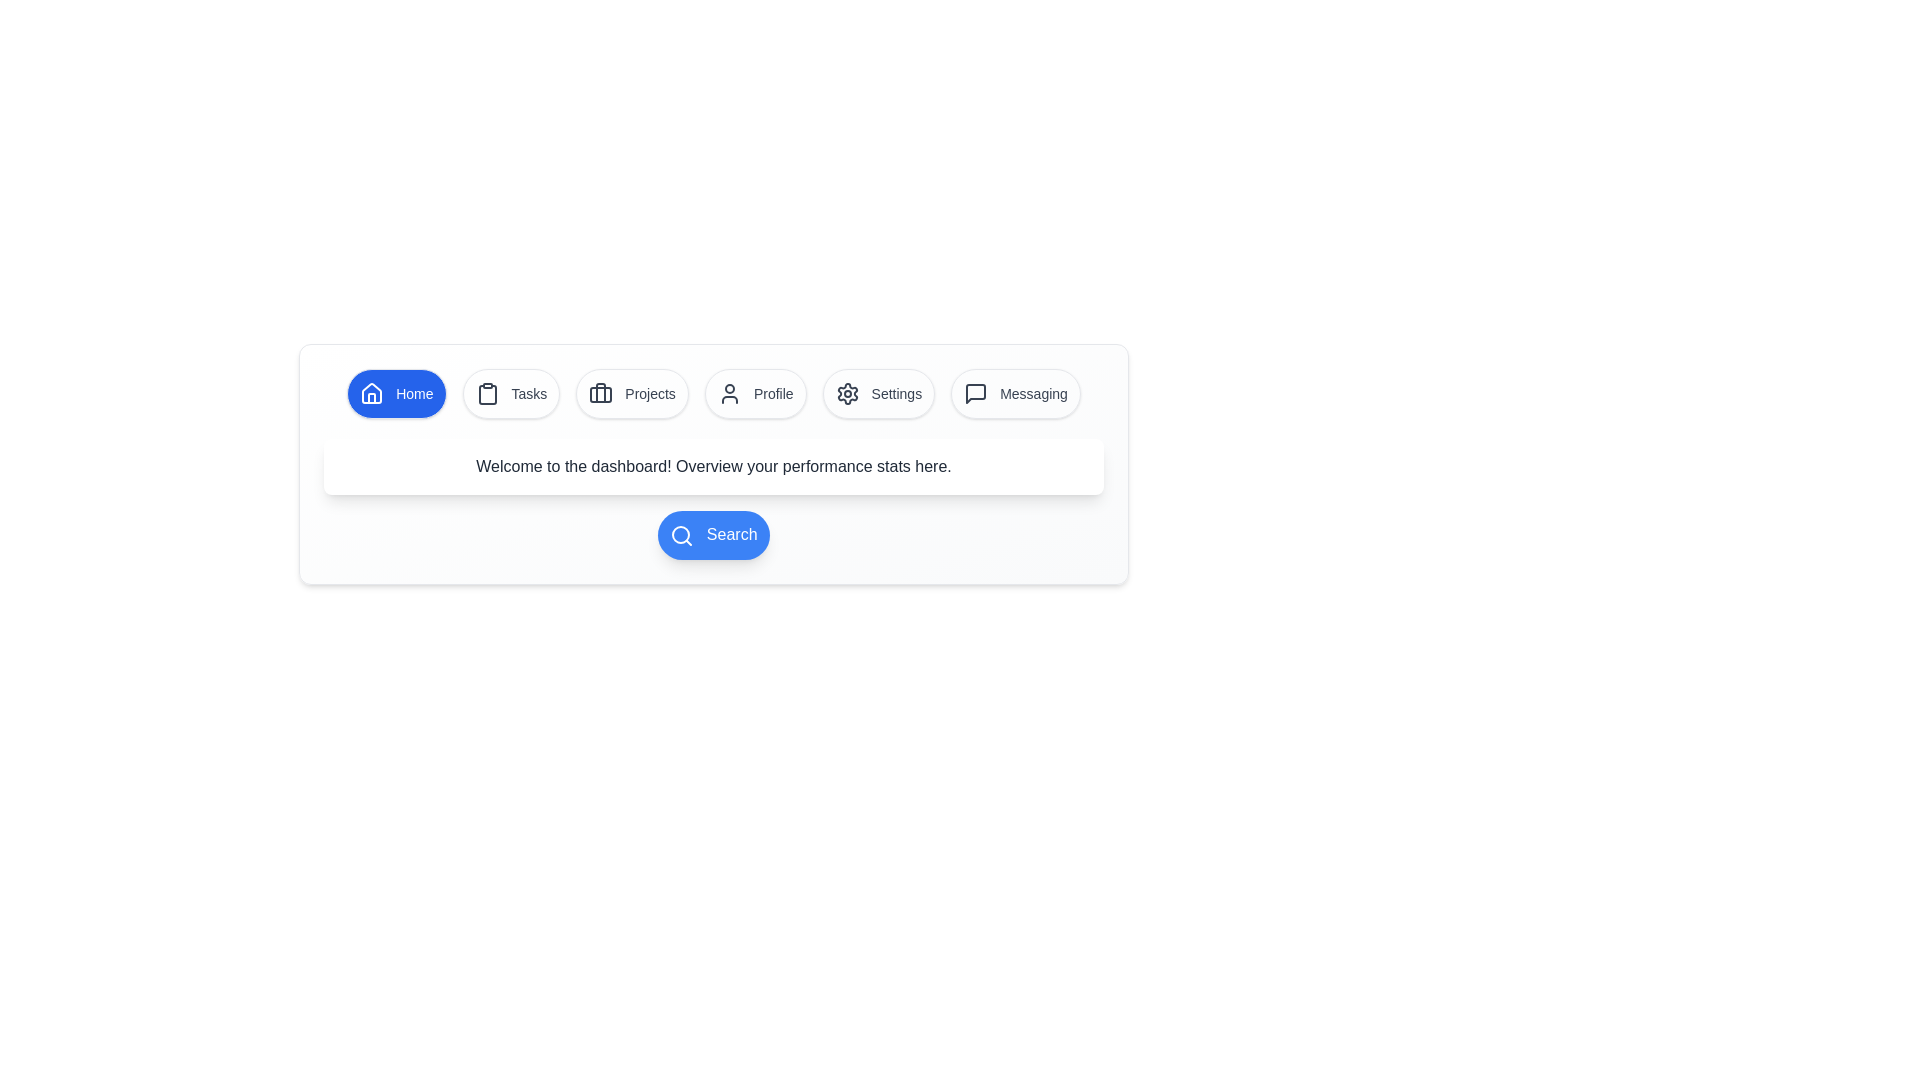 This screenshot has height=1080, width=1920. I want to click on the 'Tasks' button, which is a rectangular button with a clipboard icon on the left and dark gray text, located between the 'Home' button and 'Projects' button, so click(511, 393).